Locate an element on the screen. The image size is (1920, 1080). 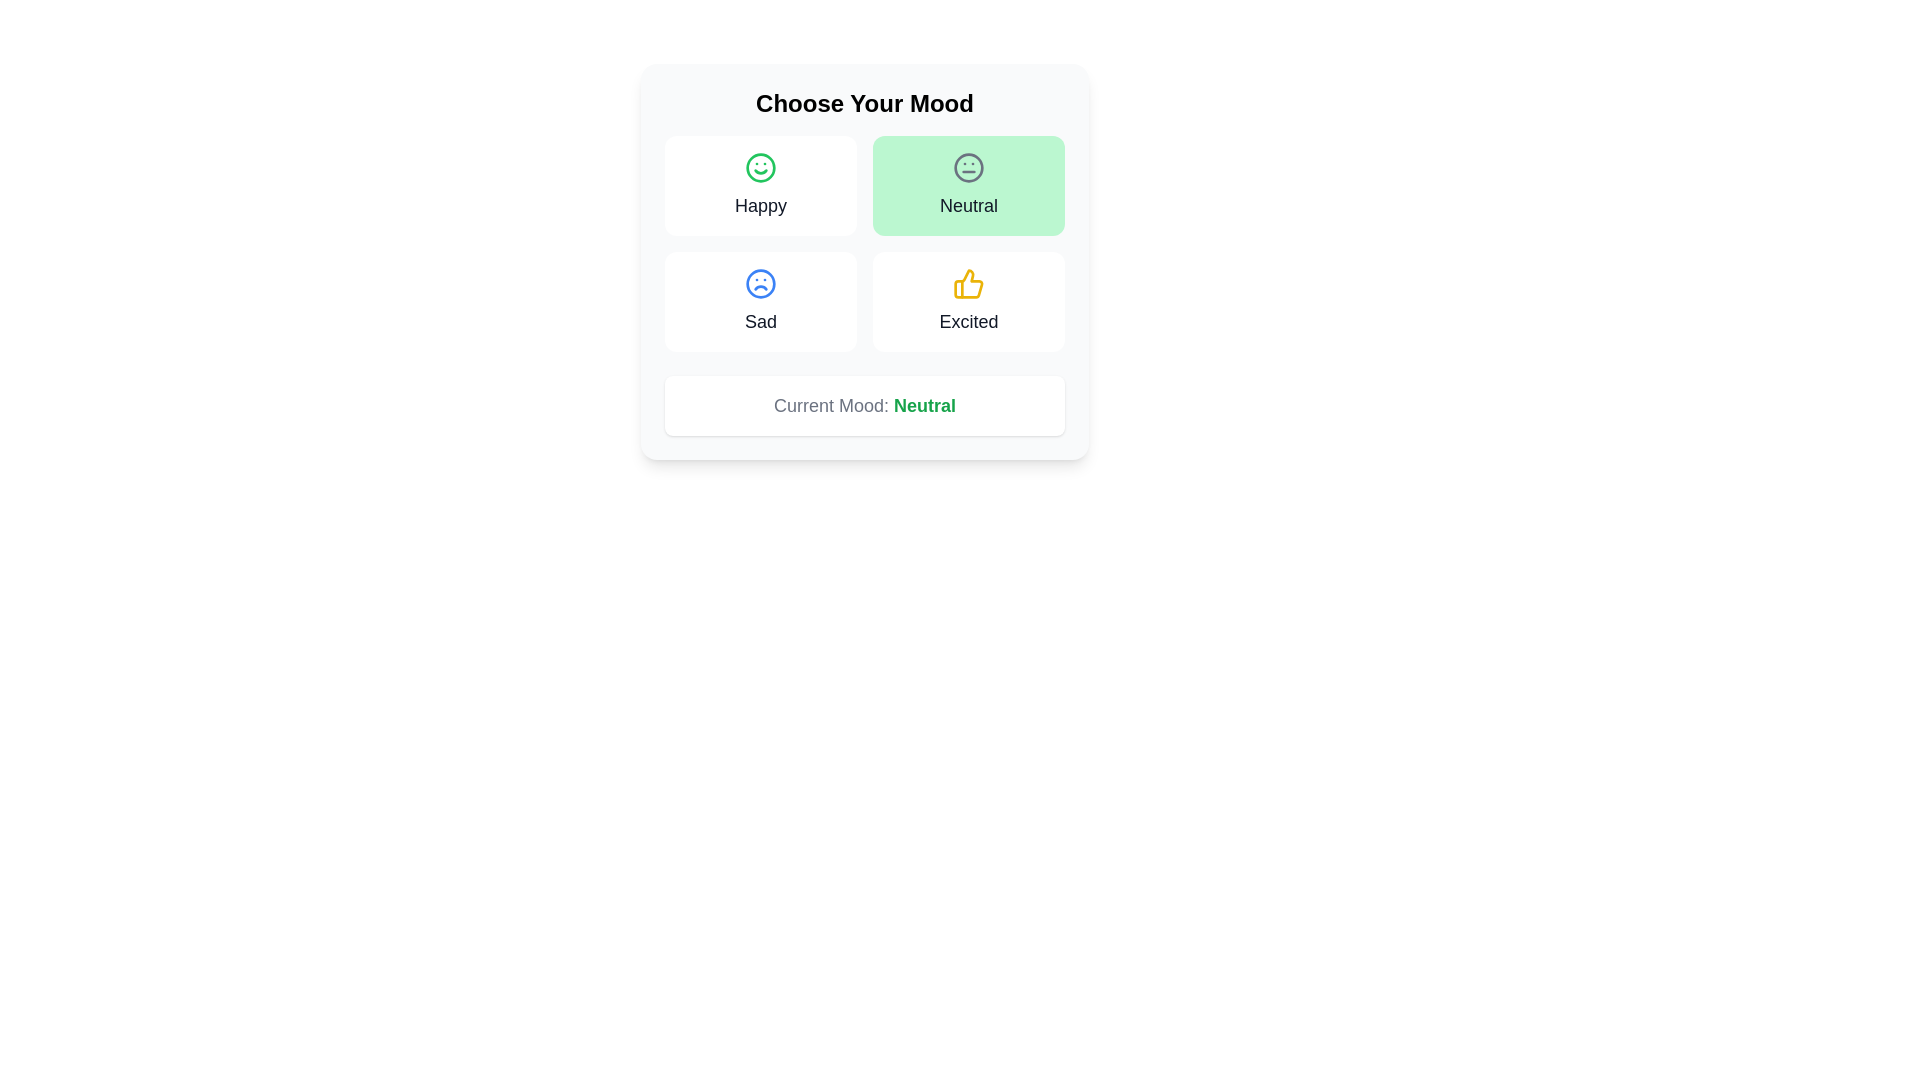
the text label displaying 'Neutral', which is located in the bright green area beneath the neutral face icon in the top right quadrant of the grid layout is located at coordinates (969, 205).